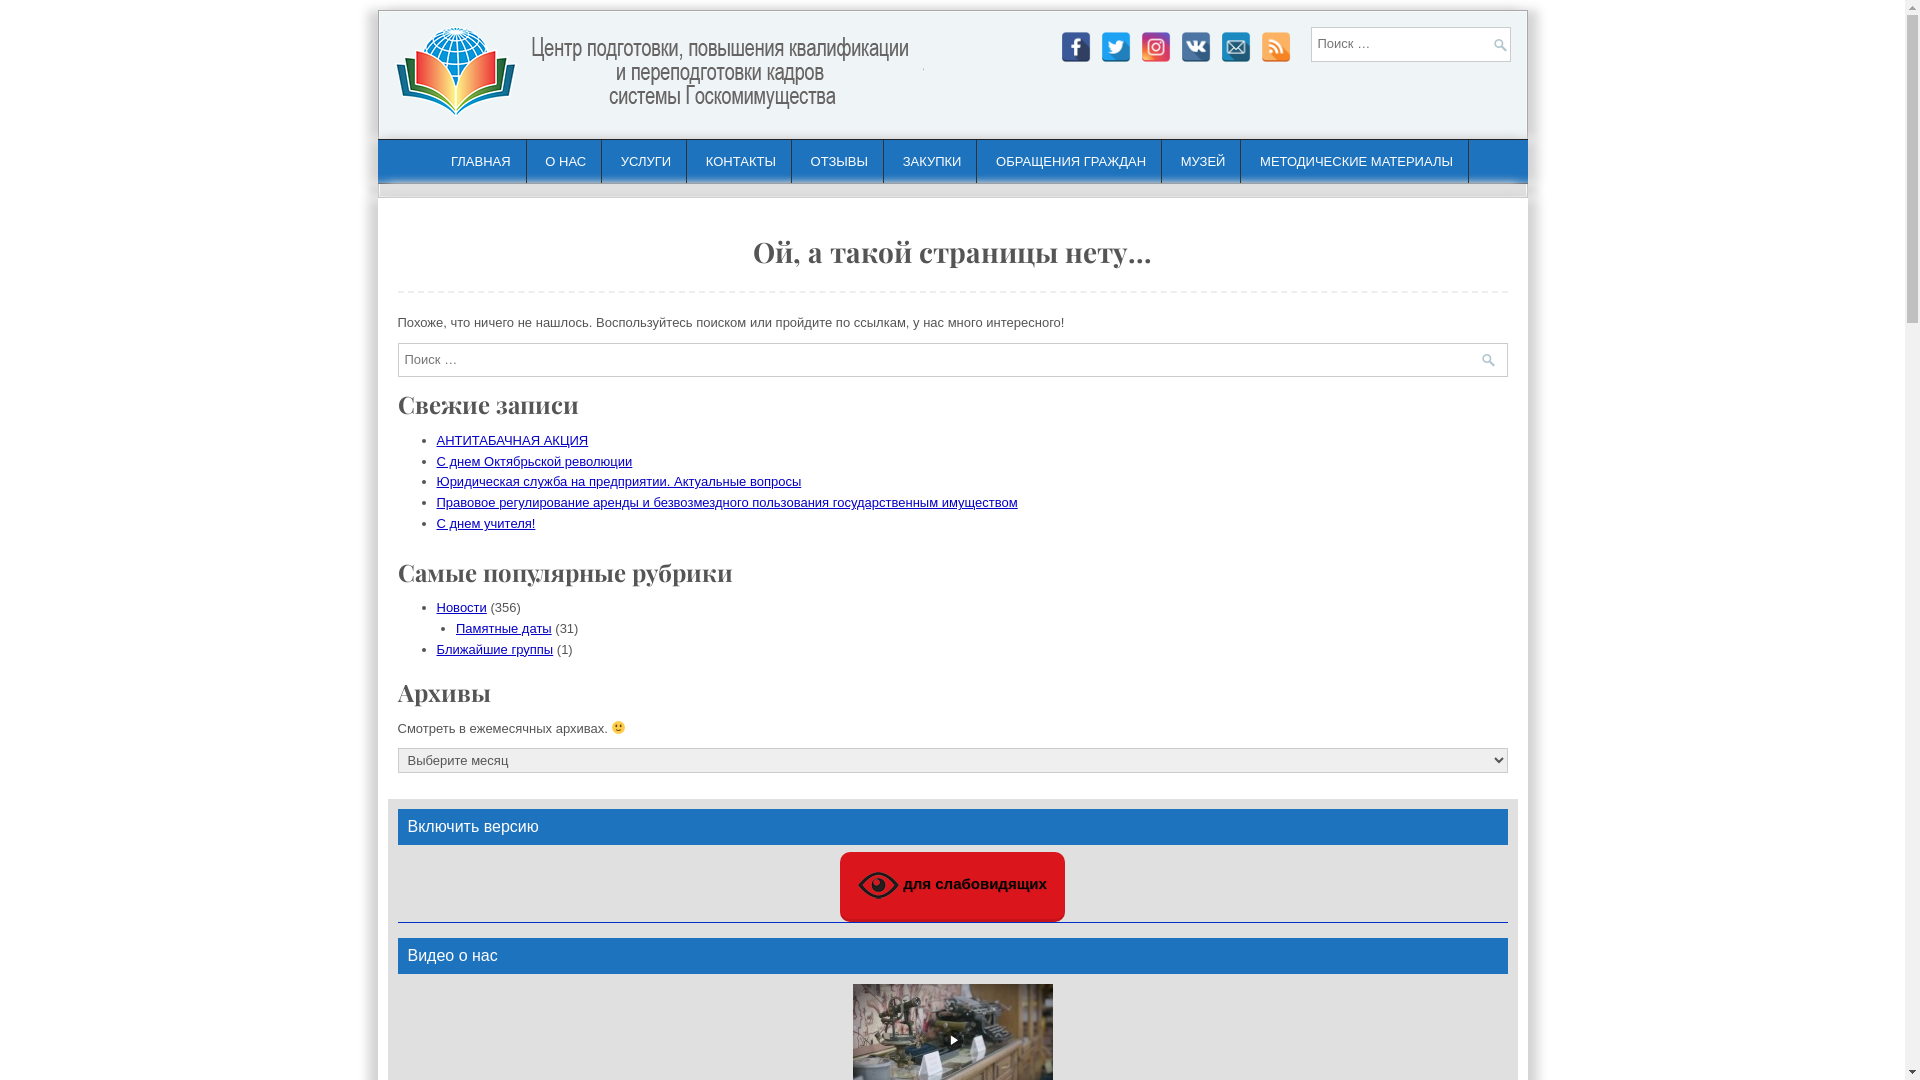 The width and height of the screenshot is (1920, 1080). What do you see at coordinates (1098, 45) in the screenshot?
I see `'Twitter'` at bounding box center [1098, 45].